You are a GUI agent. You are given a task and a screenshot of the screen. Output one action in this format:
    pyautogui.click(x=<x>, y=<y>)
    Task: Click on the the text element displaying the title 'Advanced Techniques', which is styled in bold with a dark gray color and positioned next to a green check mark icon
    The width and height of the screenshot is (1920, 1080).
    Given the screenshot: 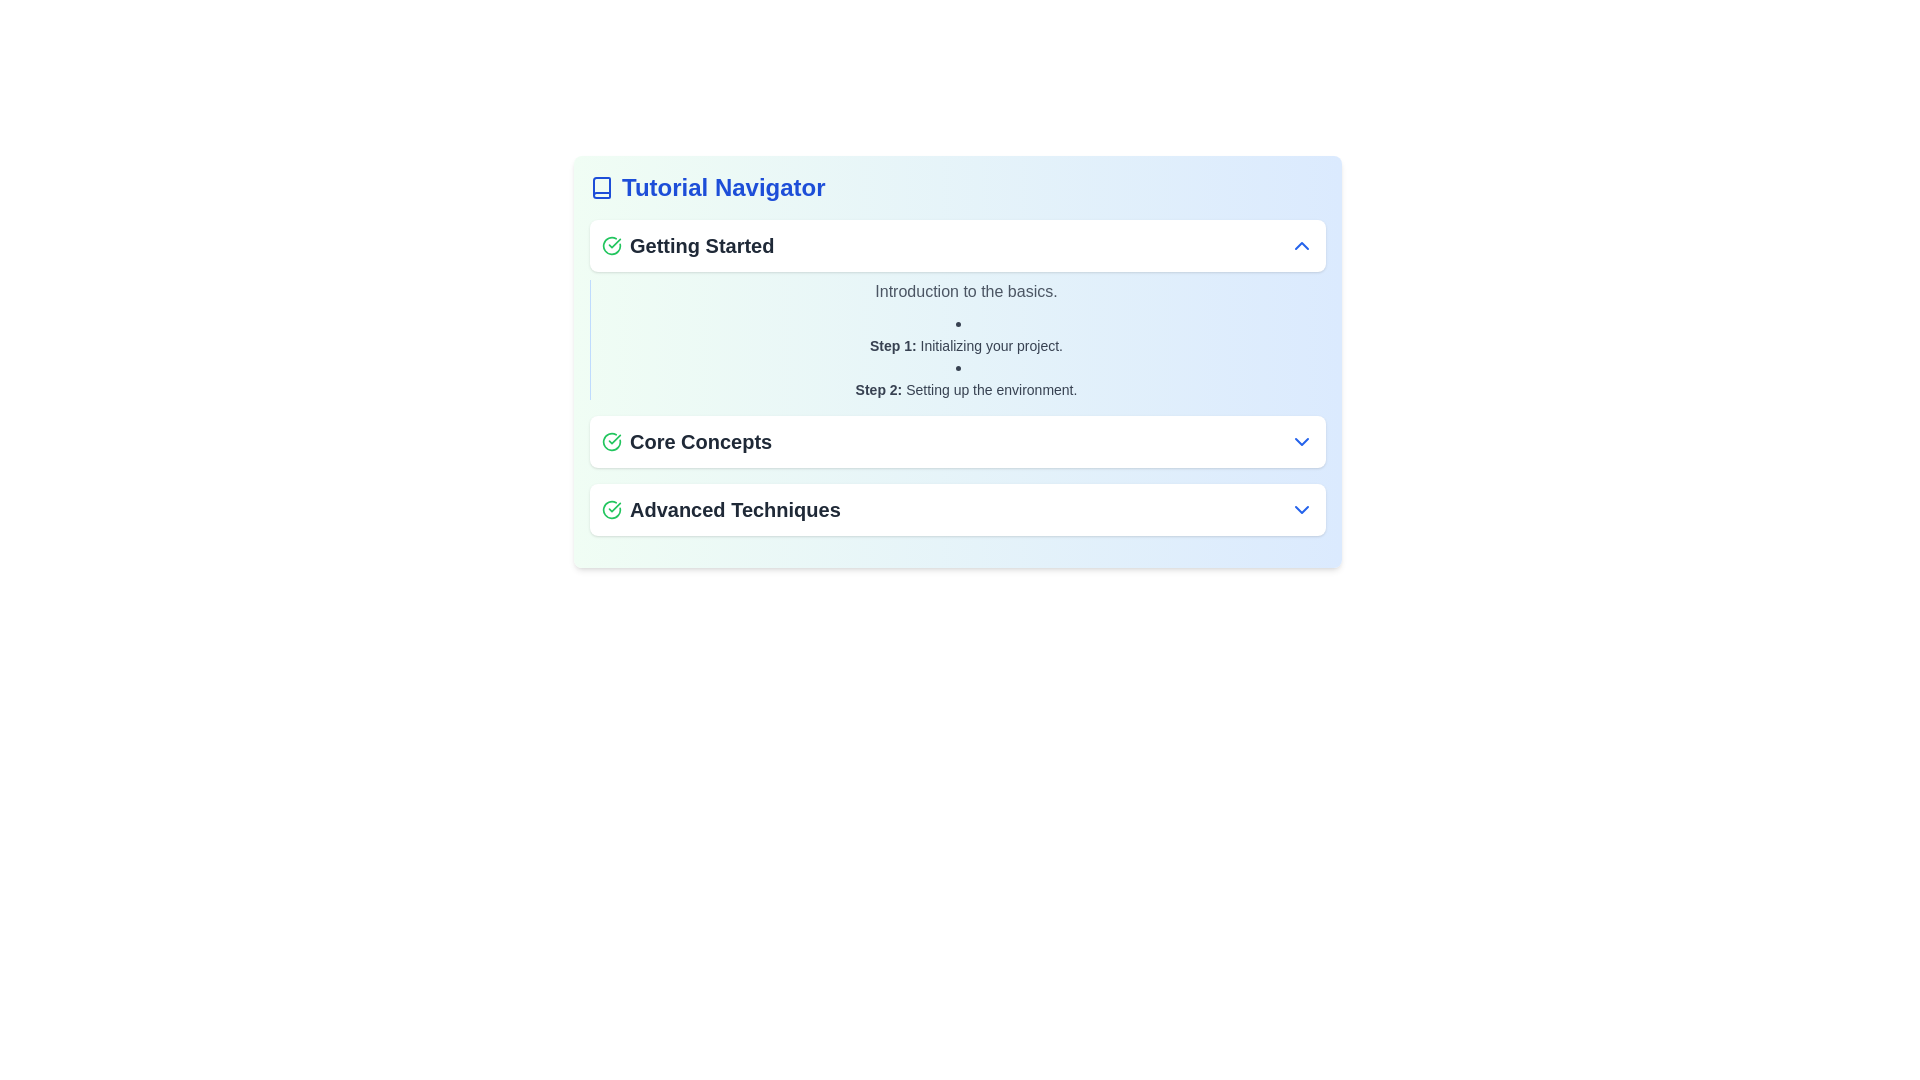 What is the action you would take?
    pyautogui.click(x=720, y=508)
    